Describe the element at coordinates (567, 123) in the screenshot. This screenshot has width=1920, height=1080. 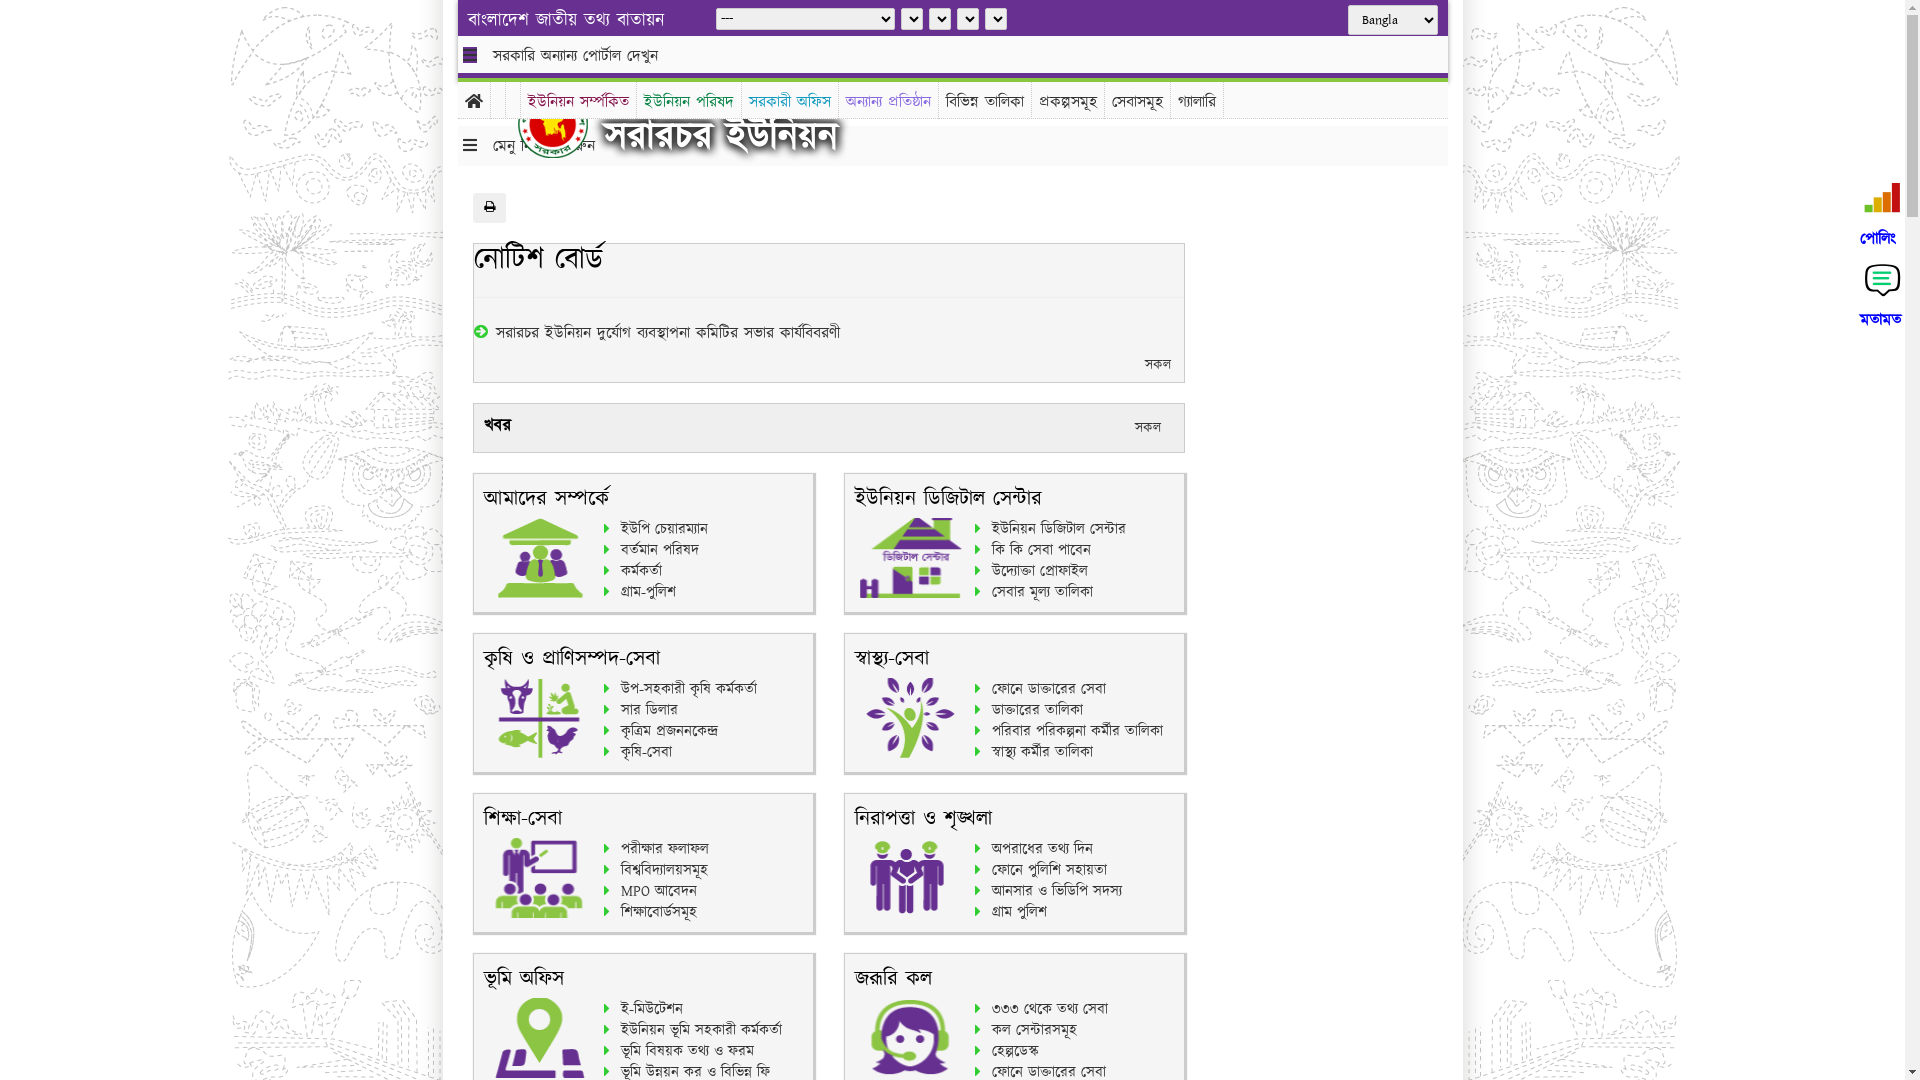
I see `'` at that location.